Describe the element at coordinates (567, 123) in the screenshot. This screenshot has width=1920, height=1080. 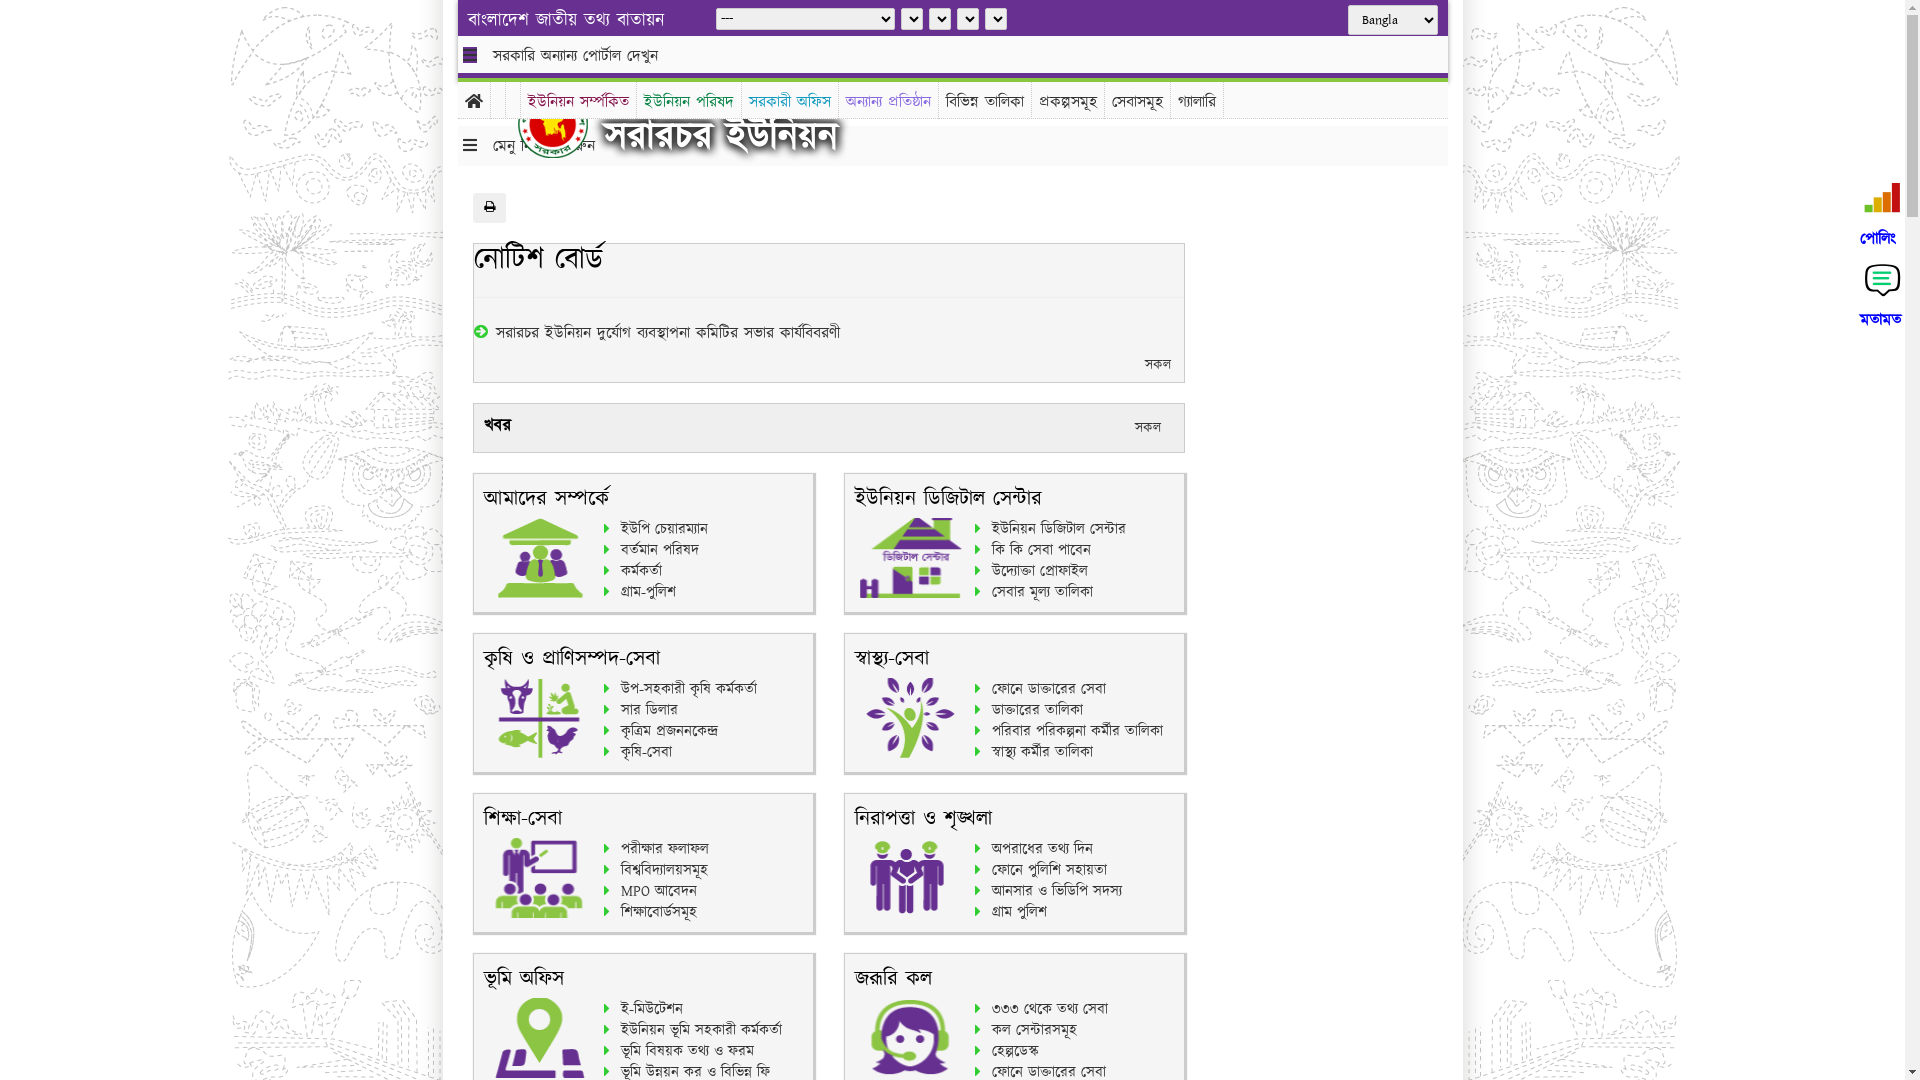
I see `'` at that location.